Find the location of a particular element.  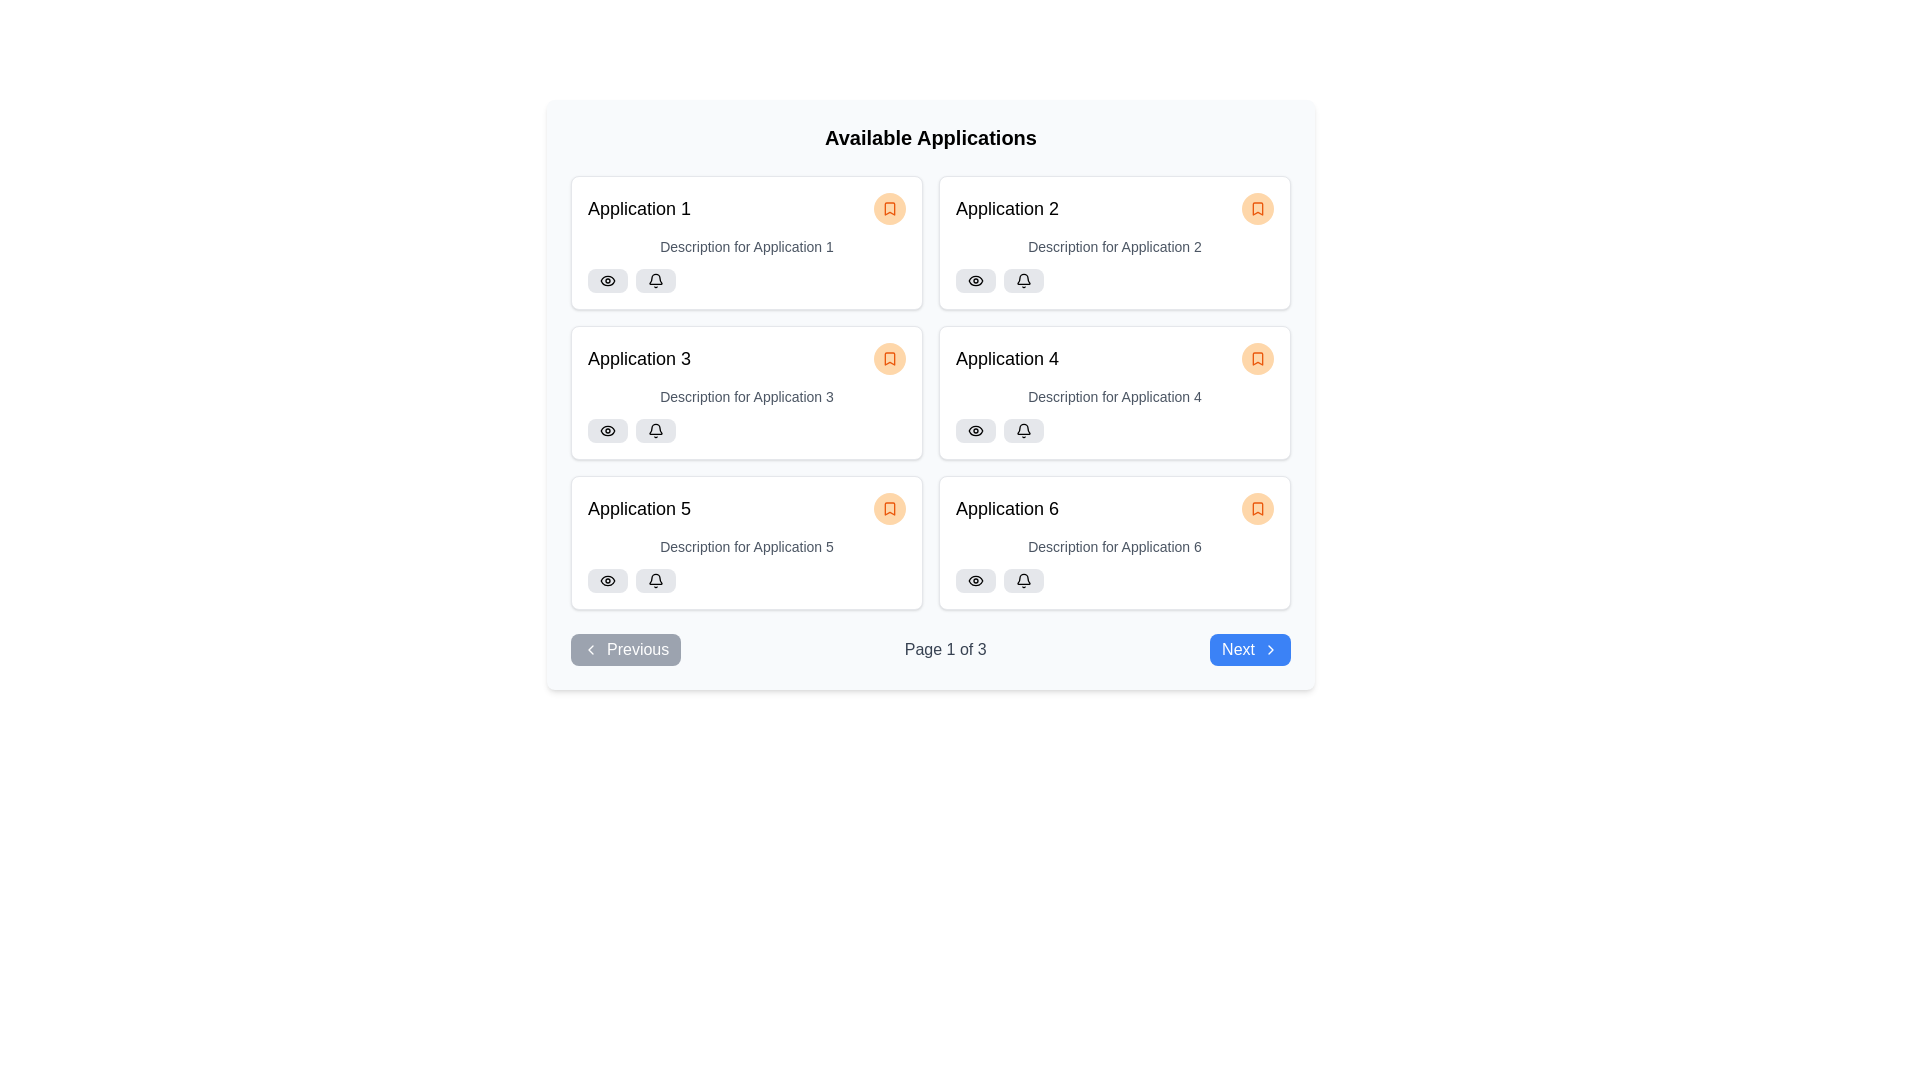

the icon that toggles visibility for 'Application 1' is located at coordinates (607, 281).